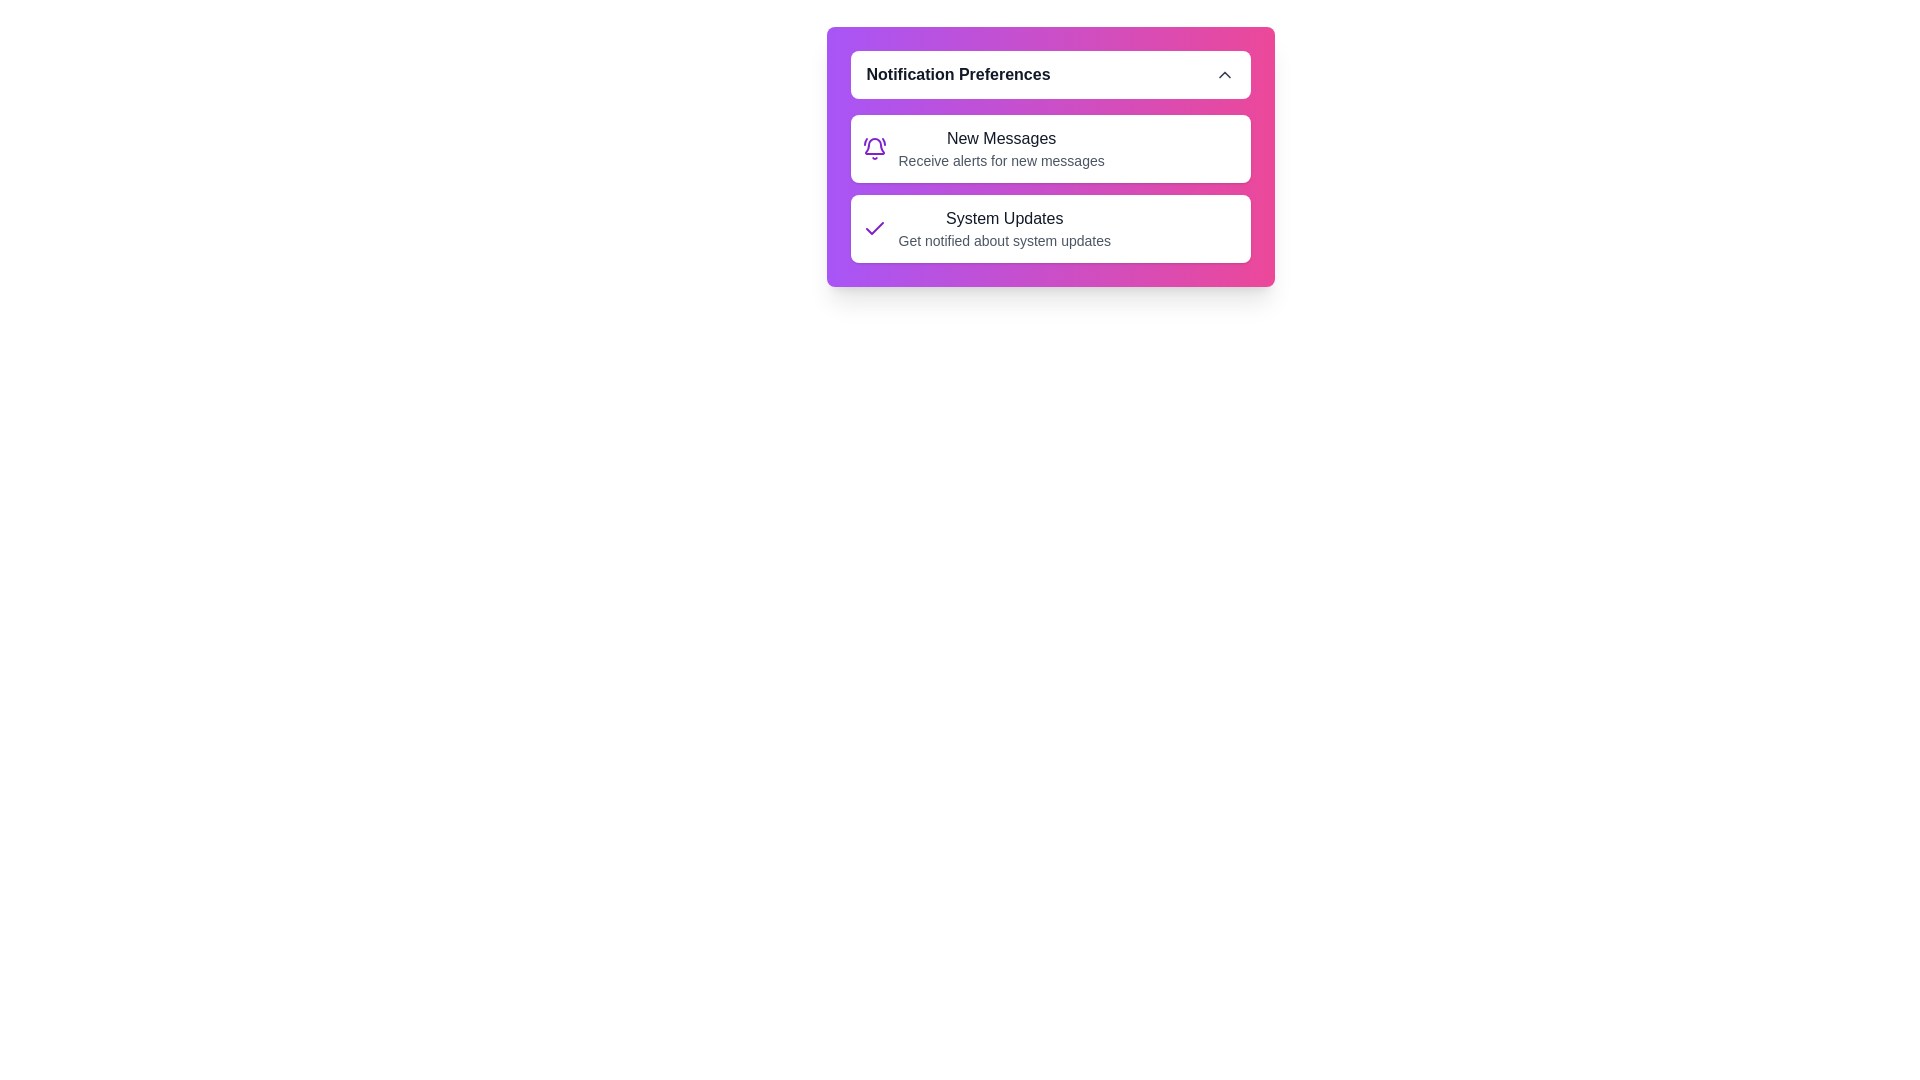  I want to click on the notification item New Messages to view its hover effect, so click(1049, 148).